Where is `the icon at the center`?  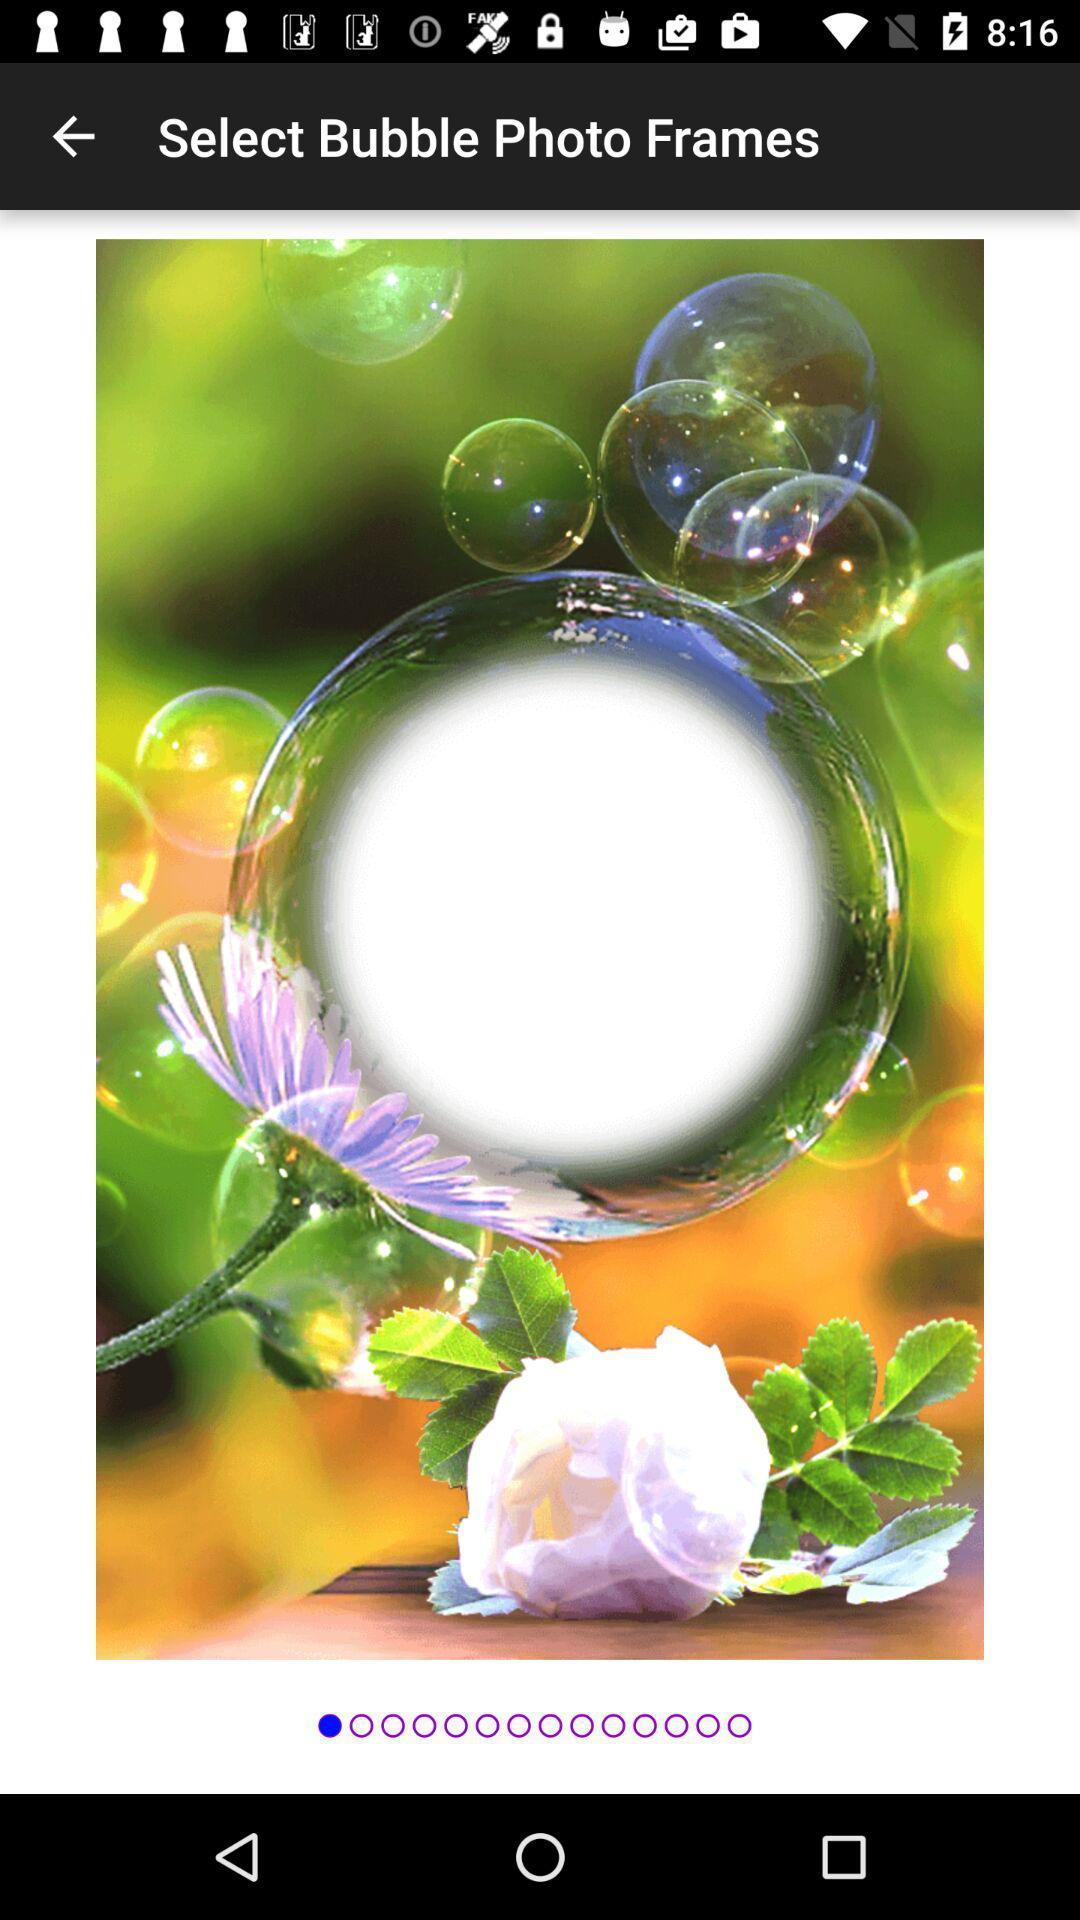
the icon at the center is located at coordinates (540, 948).